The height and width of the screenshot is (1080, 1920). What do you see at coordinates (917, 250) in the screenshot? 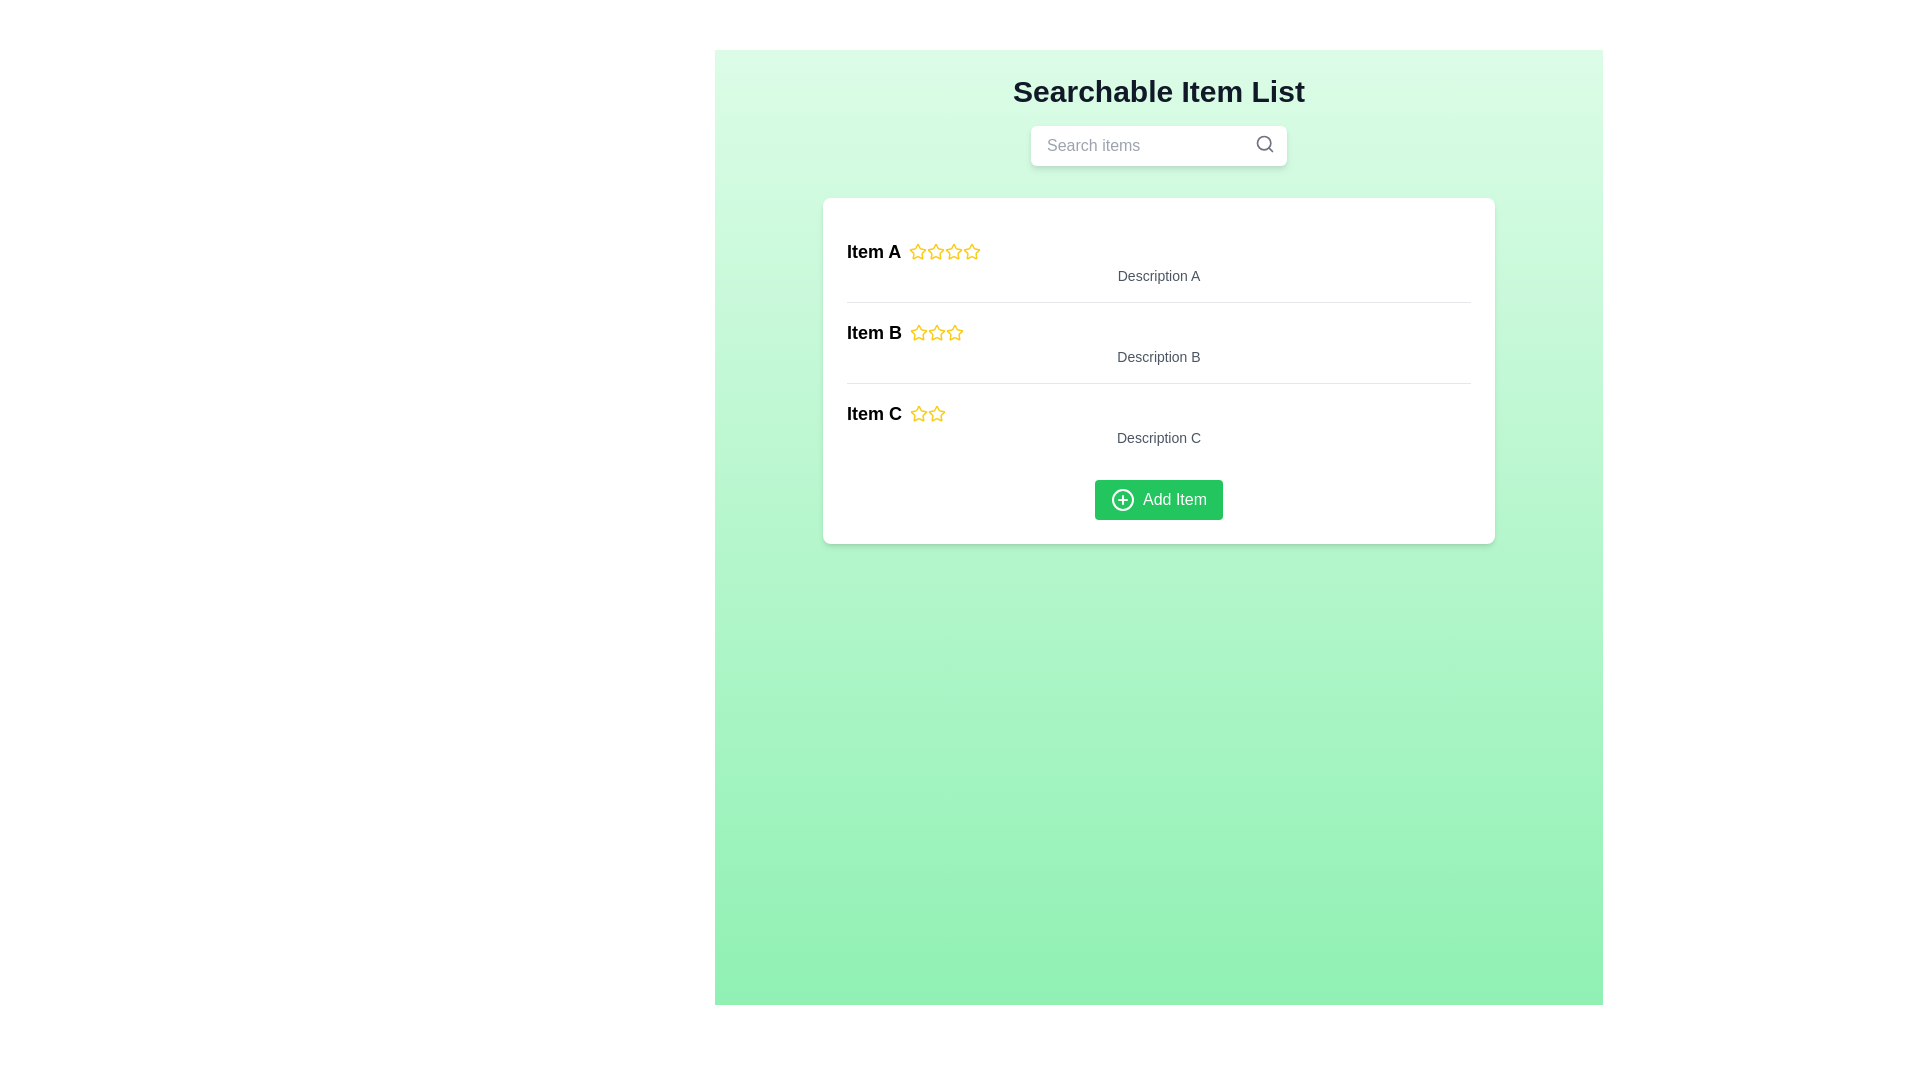
I see `the yellow star-shaped icon representing the first star in the rating system beside 'Item A'` at bounding box center [917, 250].